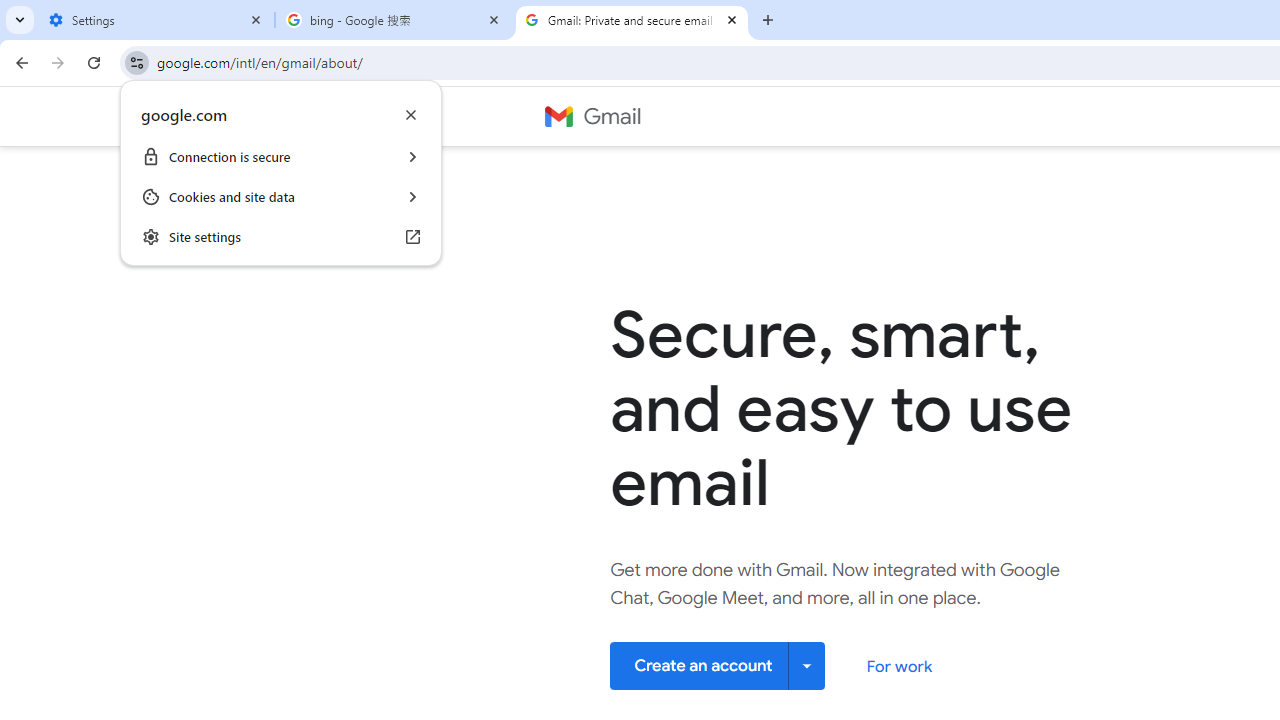 The height and width of the screenshot is (720, 1280). What do you see at coordinates (898, 666) in the screenshot?
I see `'For work'` at bounding box center [898, 666].